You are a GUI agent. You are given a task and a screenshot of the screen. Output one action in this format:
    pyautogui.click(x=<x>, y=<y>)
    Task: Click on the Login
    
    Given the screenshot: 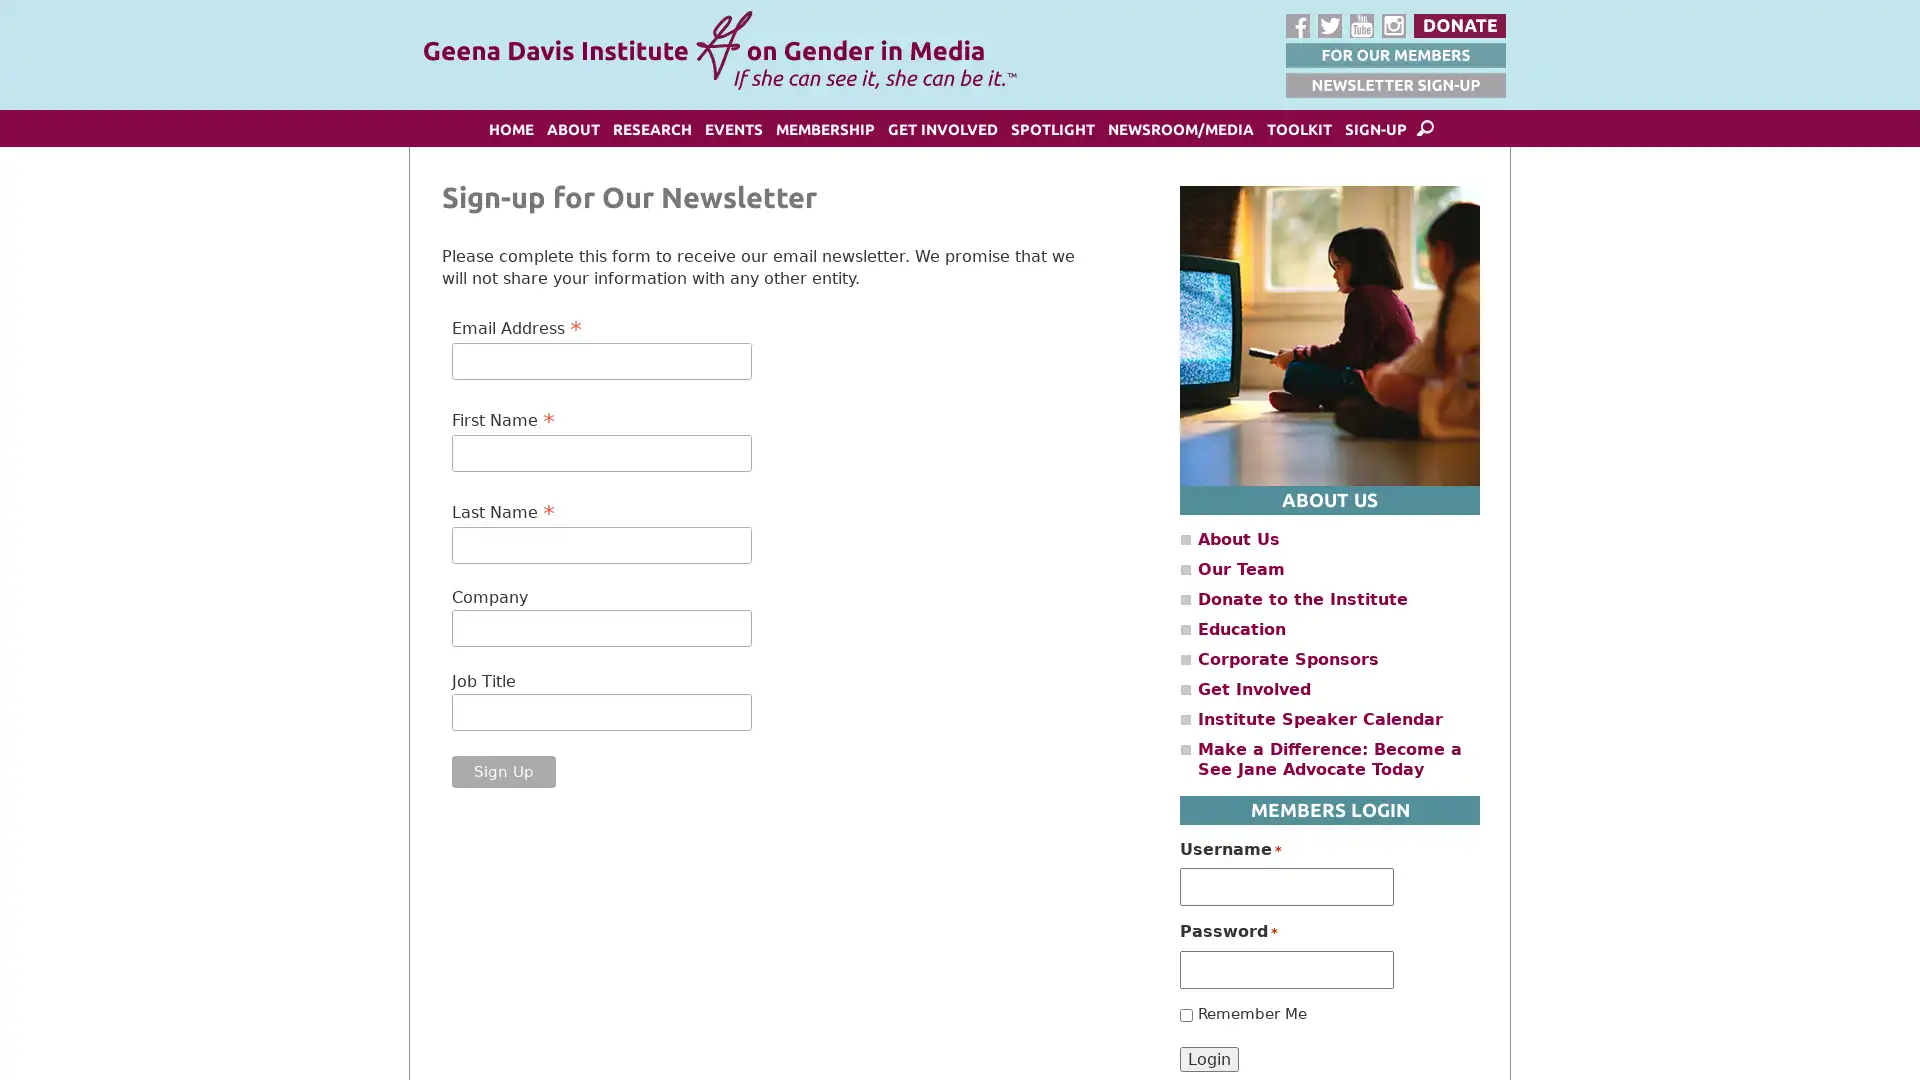 What is the action you would take?
    pyautogui.click(x=1208, y=1057)
    